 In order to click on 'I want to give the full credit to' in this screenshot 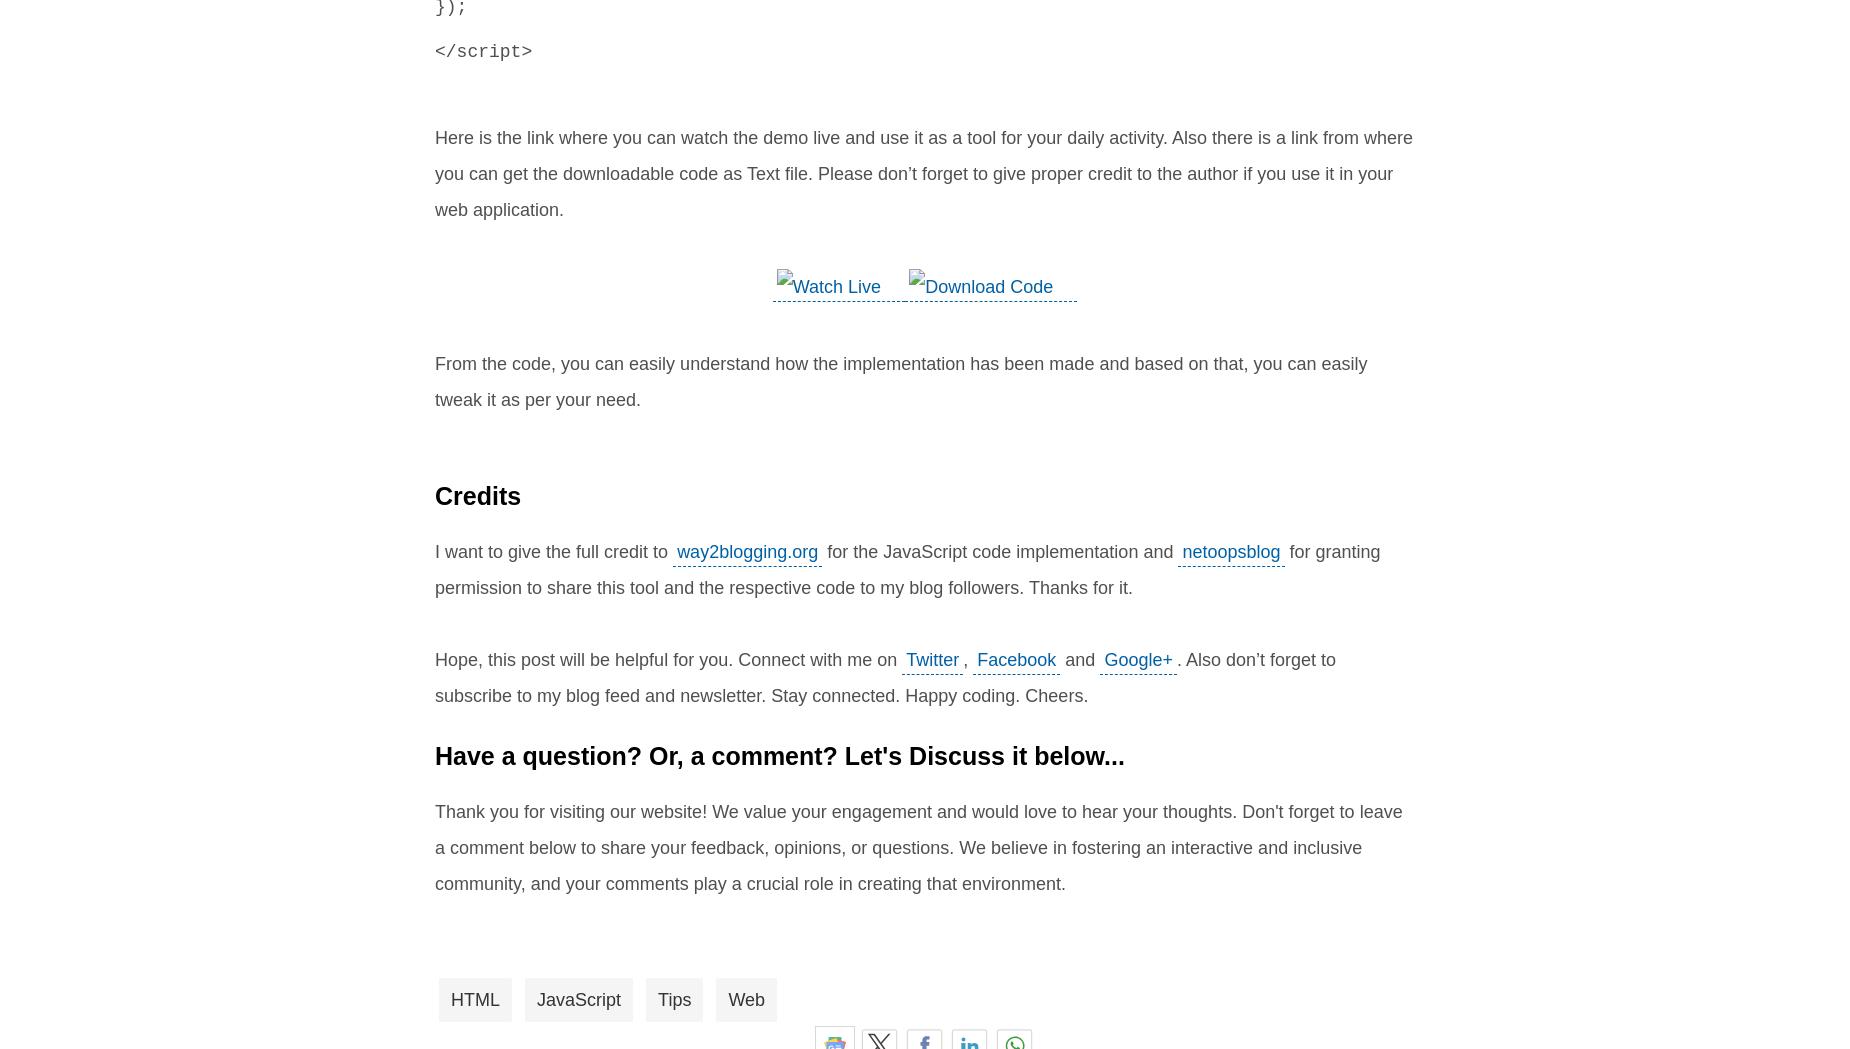, I will do `click(554, 551)`.